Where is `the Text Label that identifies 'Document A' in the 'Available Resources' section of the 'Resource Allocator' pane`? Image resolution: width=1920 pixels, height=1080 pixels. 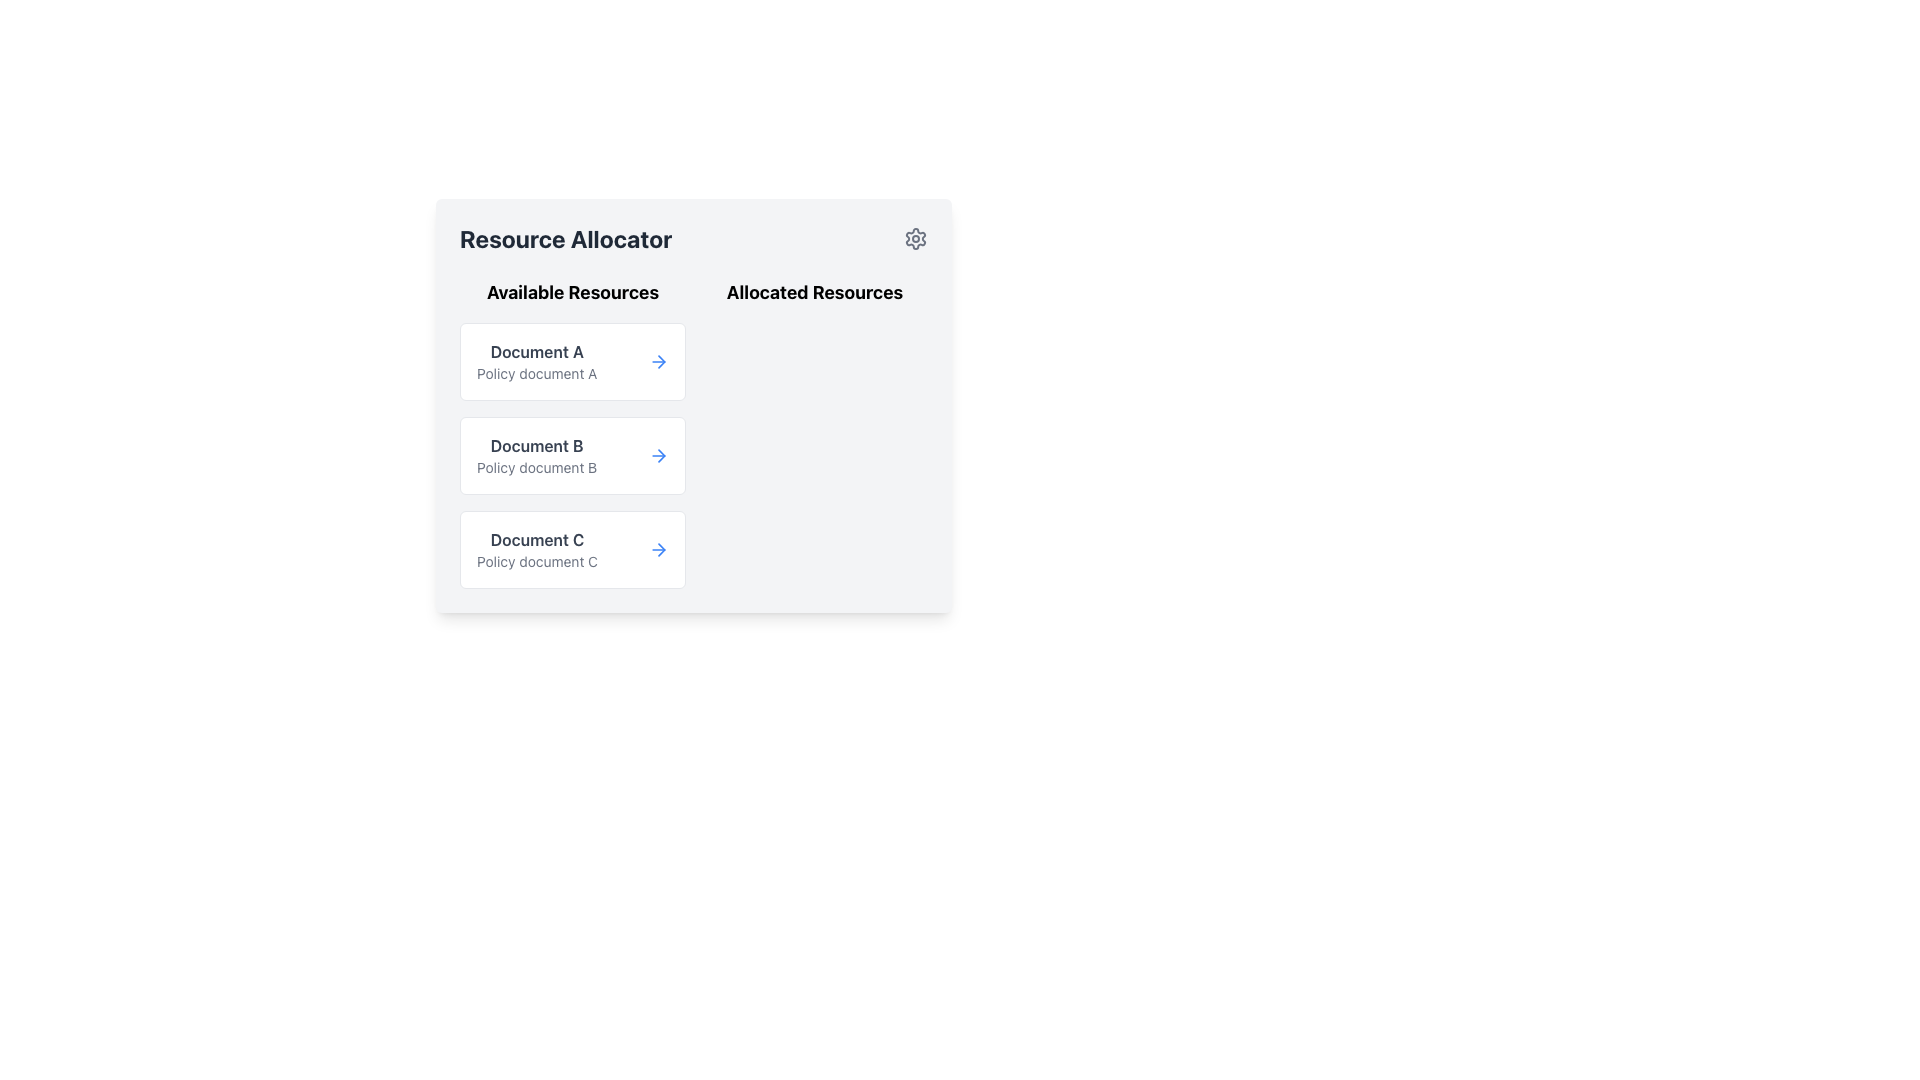 the Text Label that identifies 'Document A' in the 'Available Resources' section of the 'Resource Allocator' pane is located at coordinates (537, 362).